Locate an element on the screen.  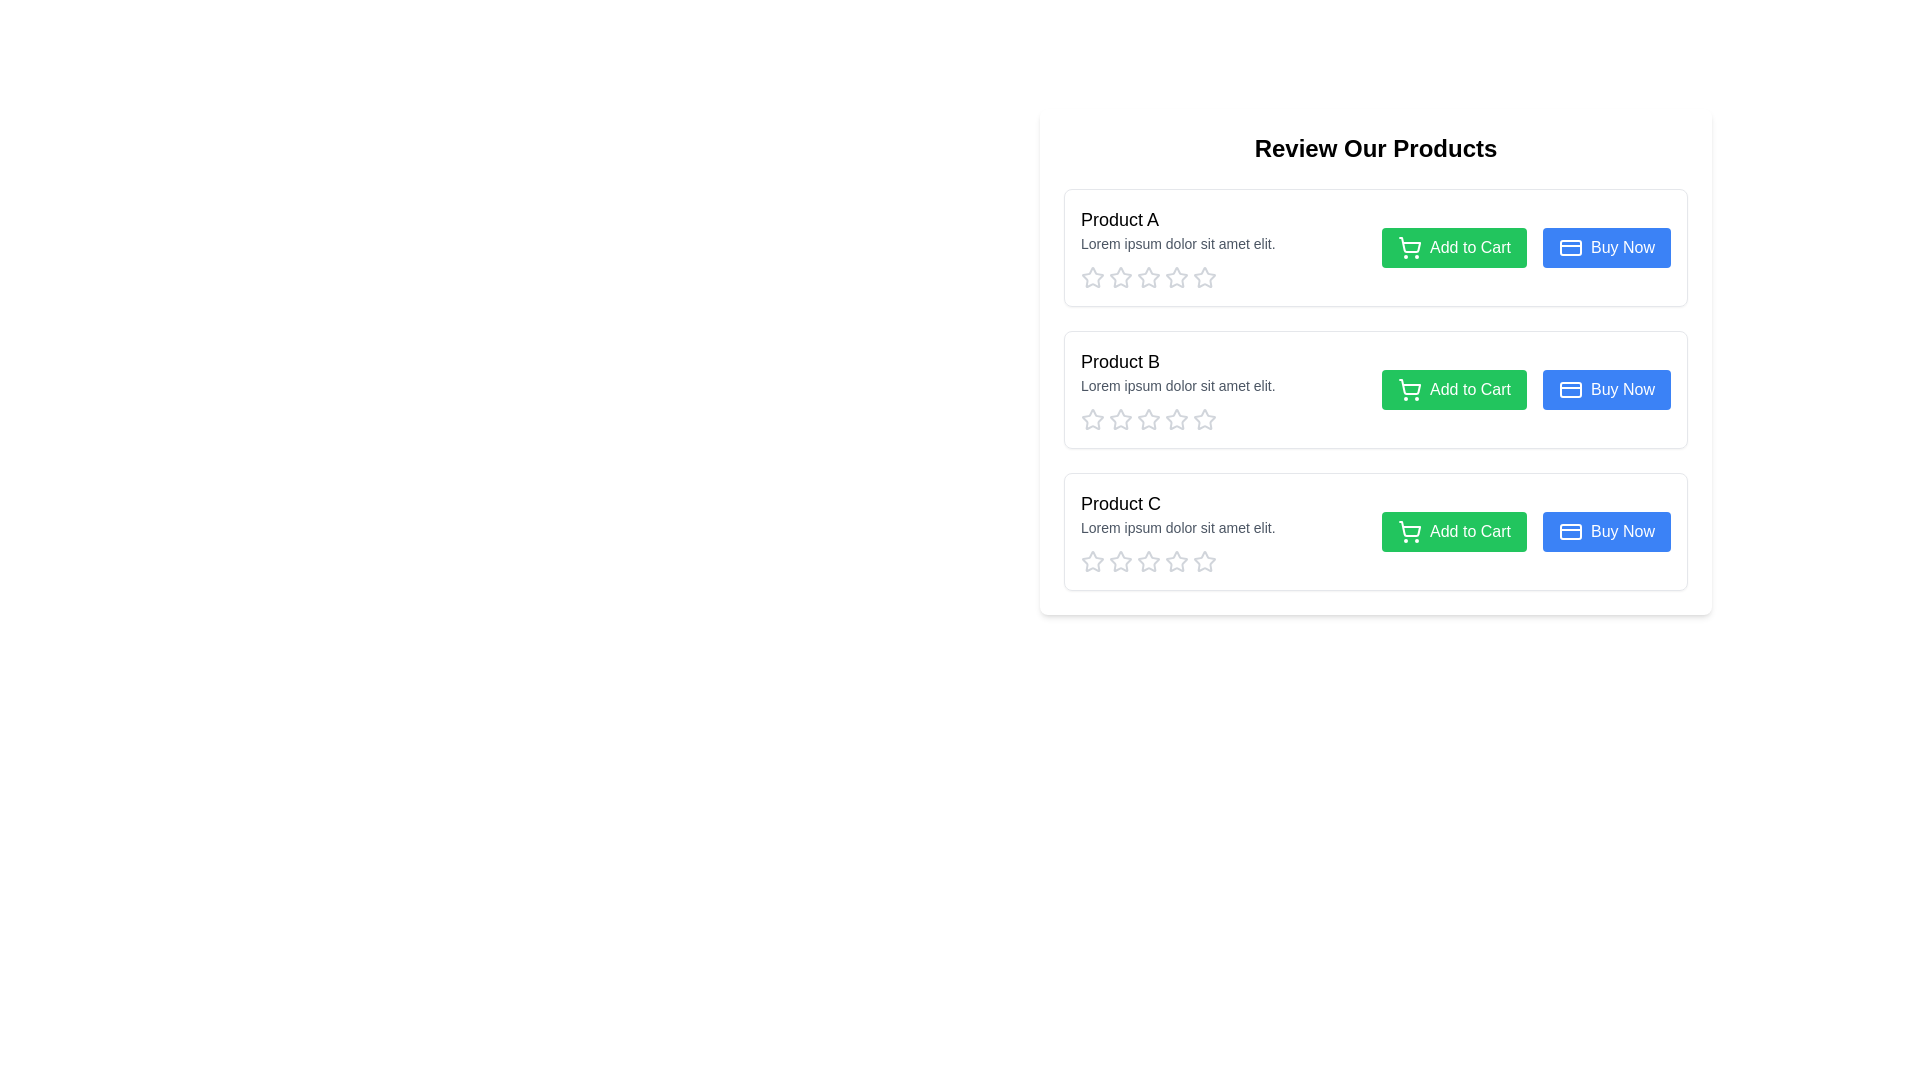
the first rating star icon located below the 'Product B' description is located at coordinates (1092, 419).